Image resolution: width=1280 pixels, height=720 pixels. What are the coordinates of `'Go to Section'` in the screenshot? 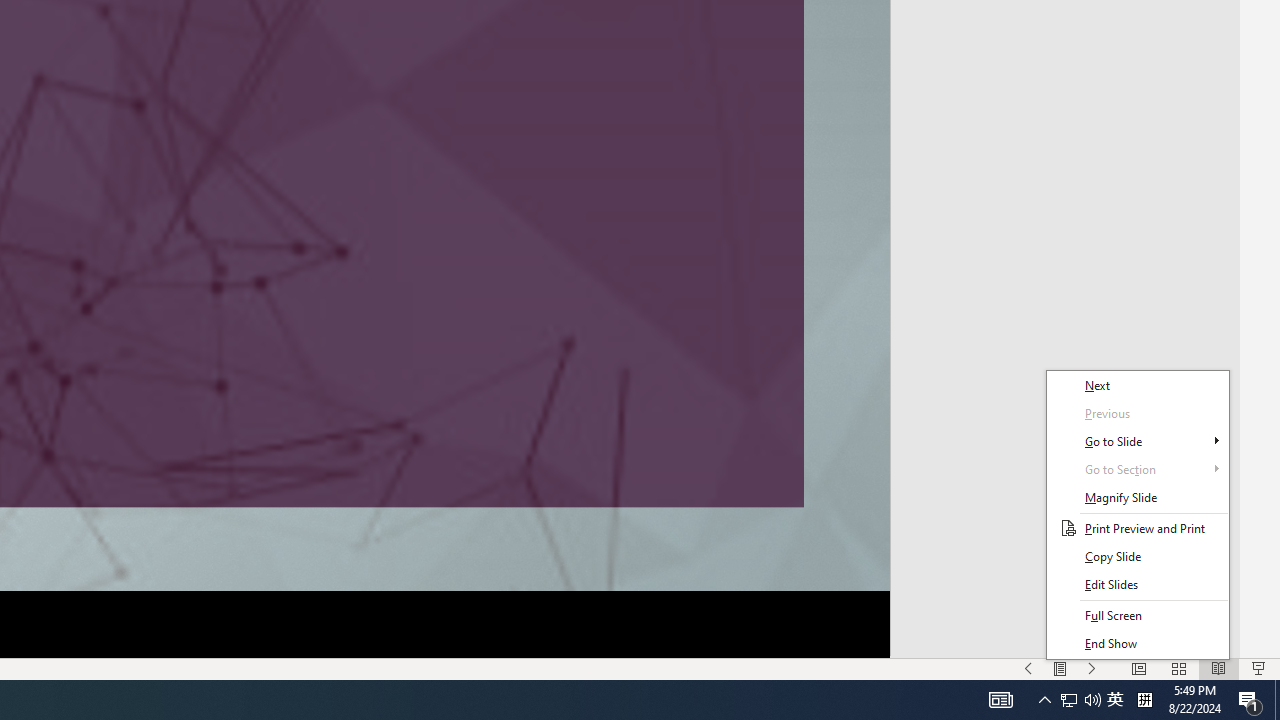 It's located at (1137, 469).